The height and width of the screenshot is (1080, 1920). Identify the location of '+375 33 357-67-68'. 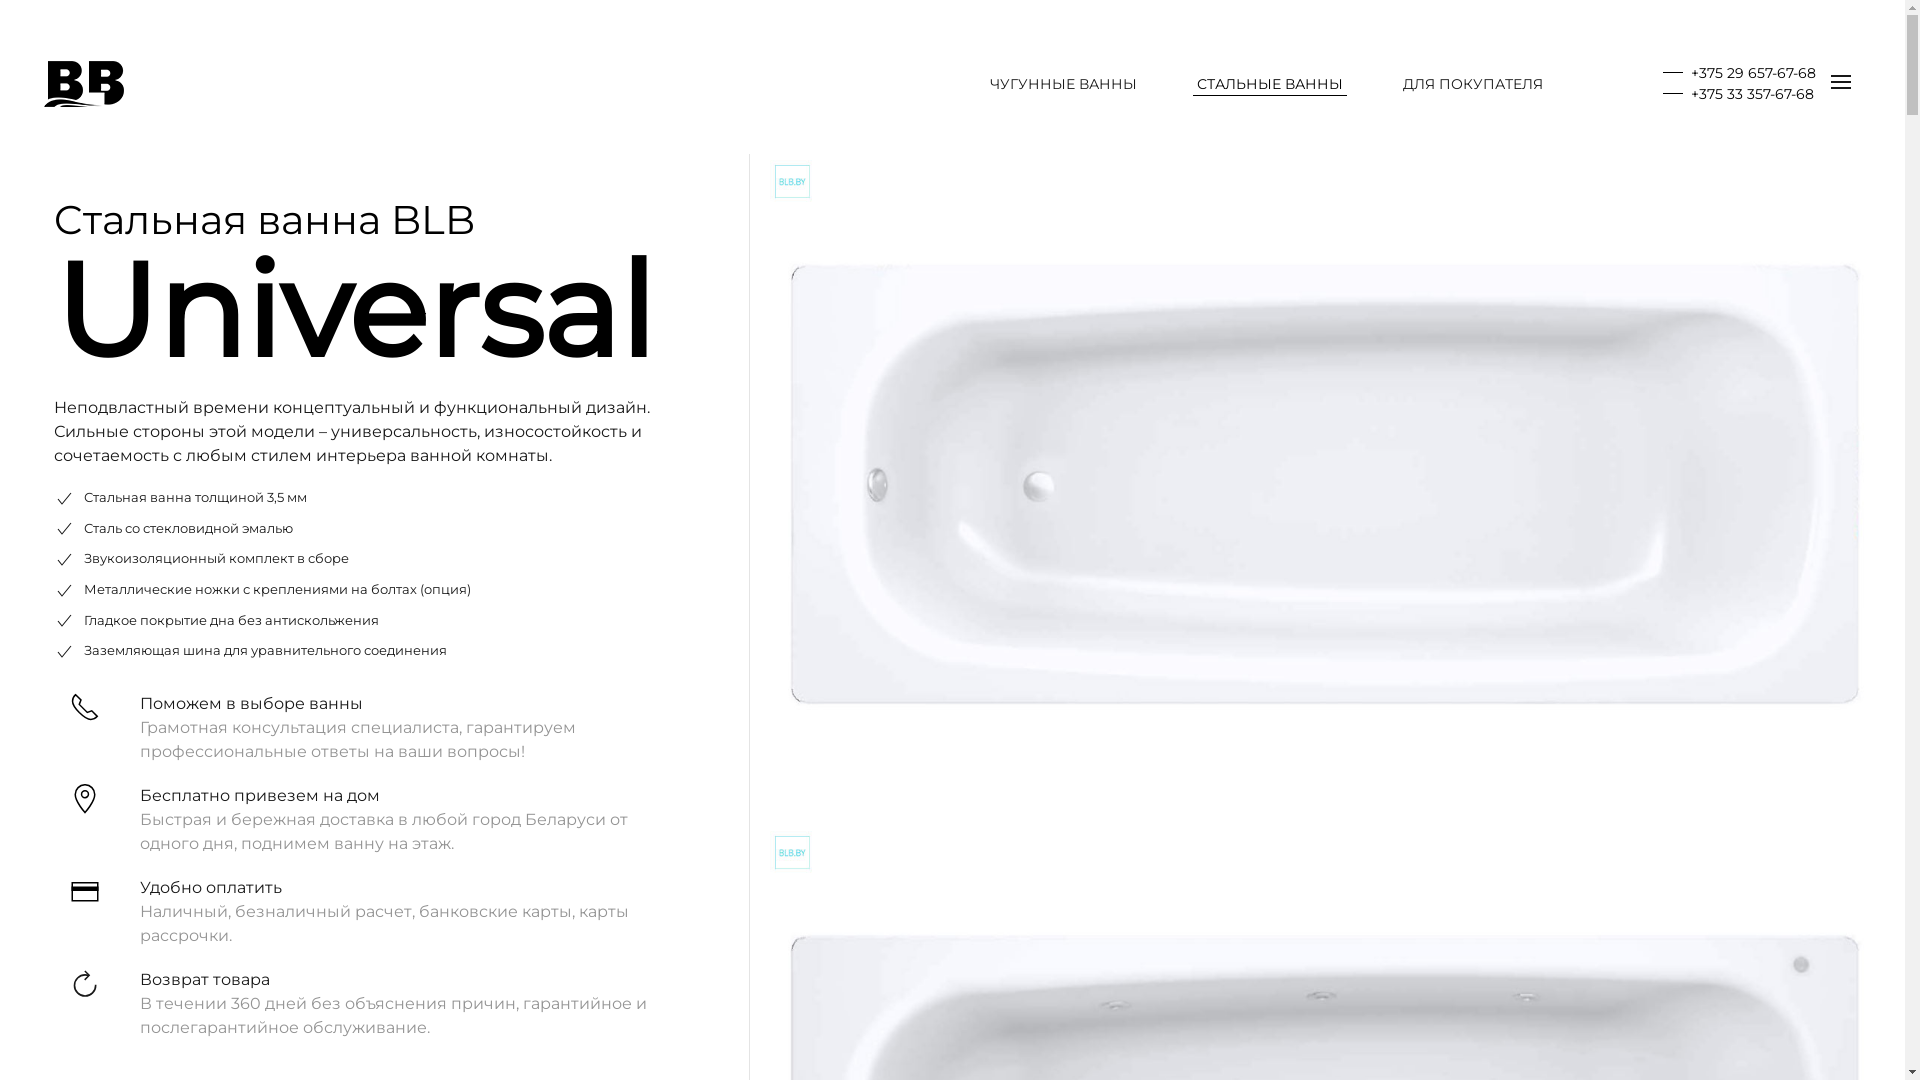
(1737, 93).